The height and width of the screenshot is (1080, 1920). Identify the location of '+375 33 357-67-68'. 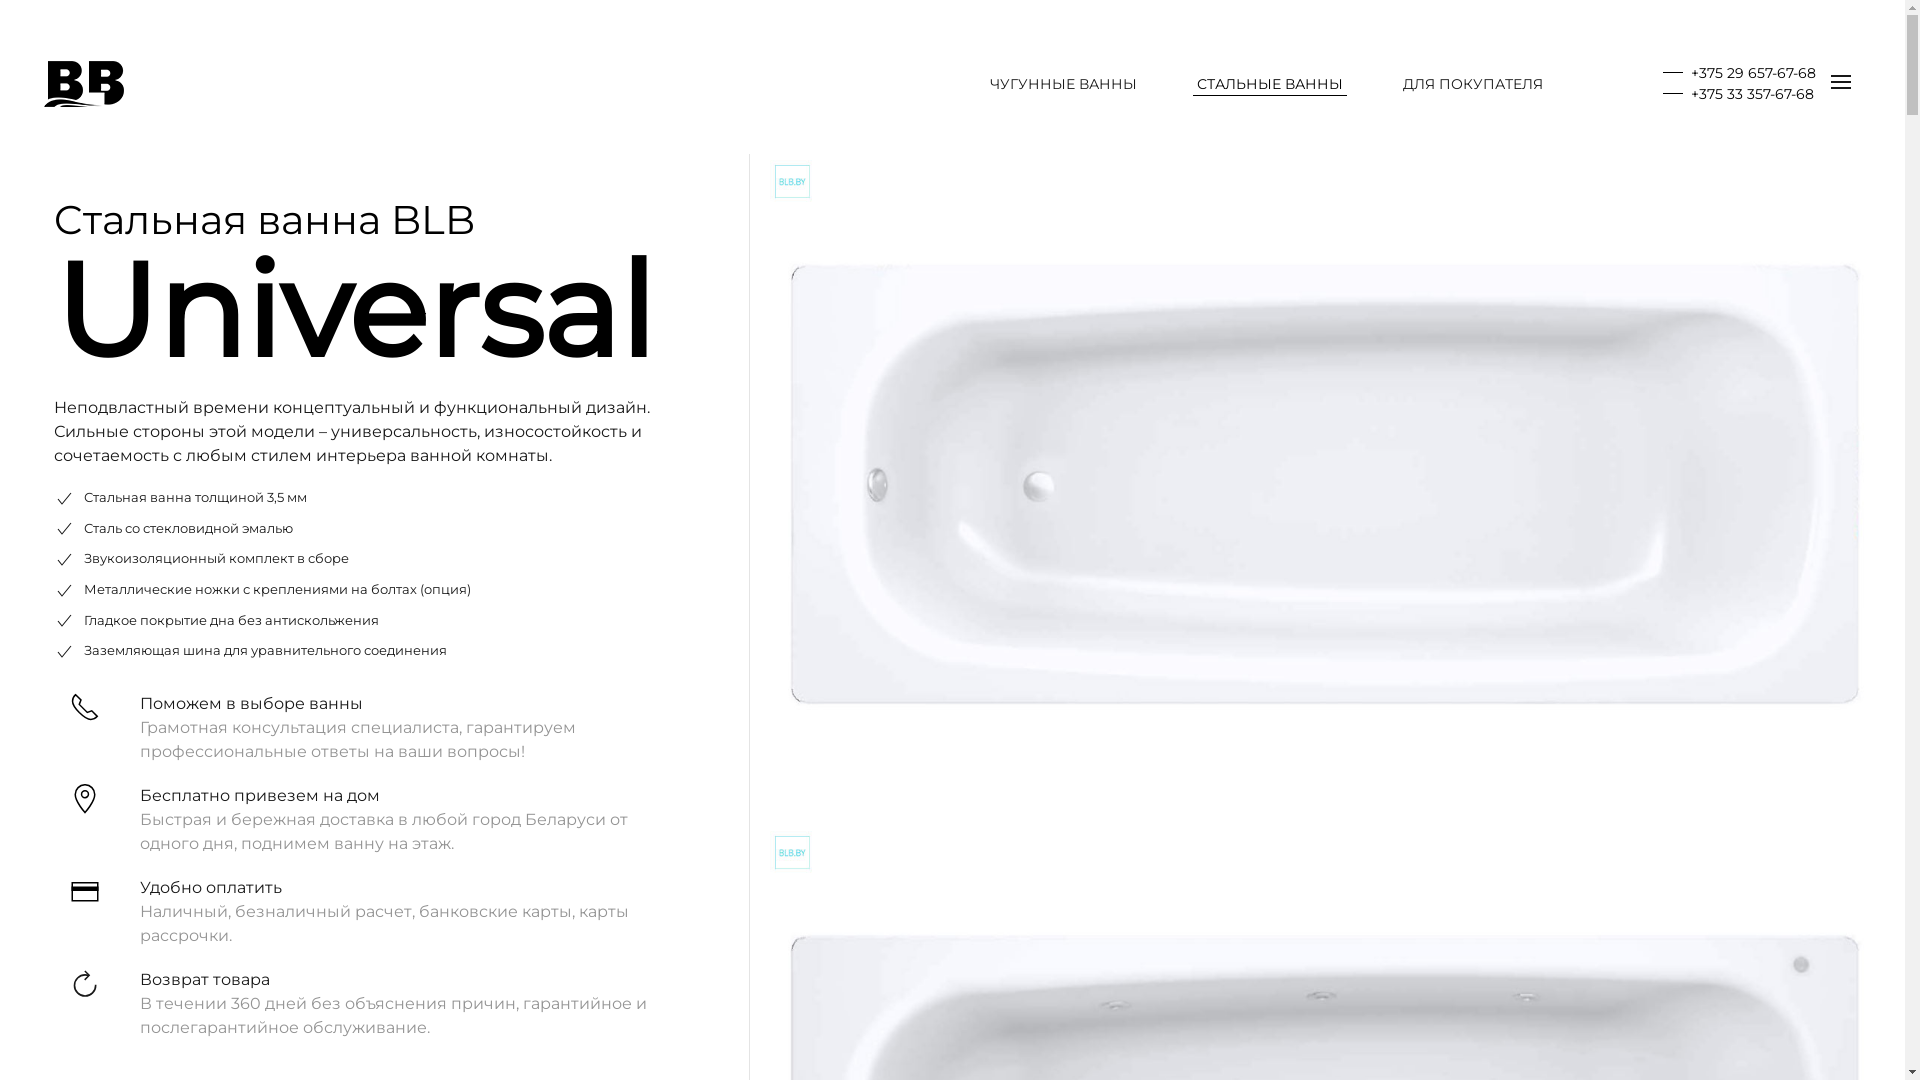
(1737, 93).